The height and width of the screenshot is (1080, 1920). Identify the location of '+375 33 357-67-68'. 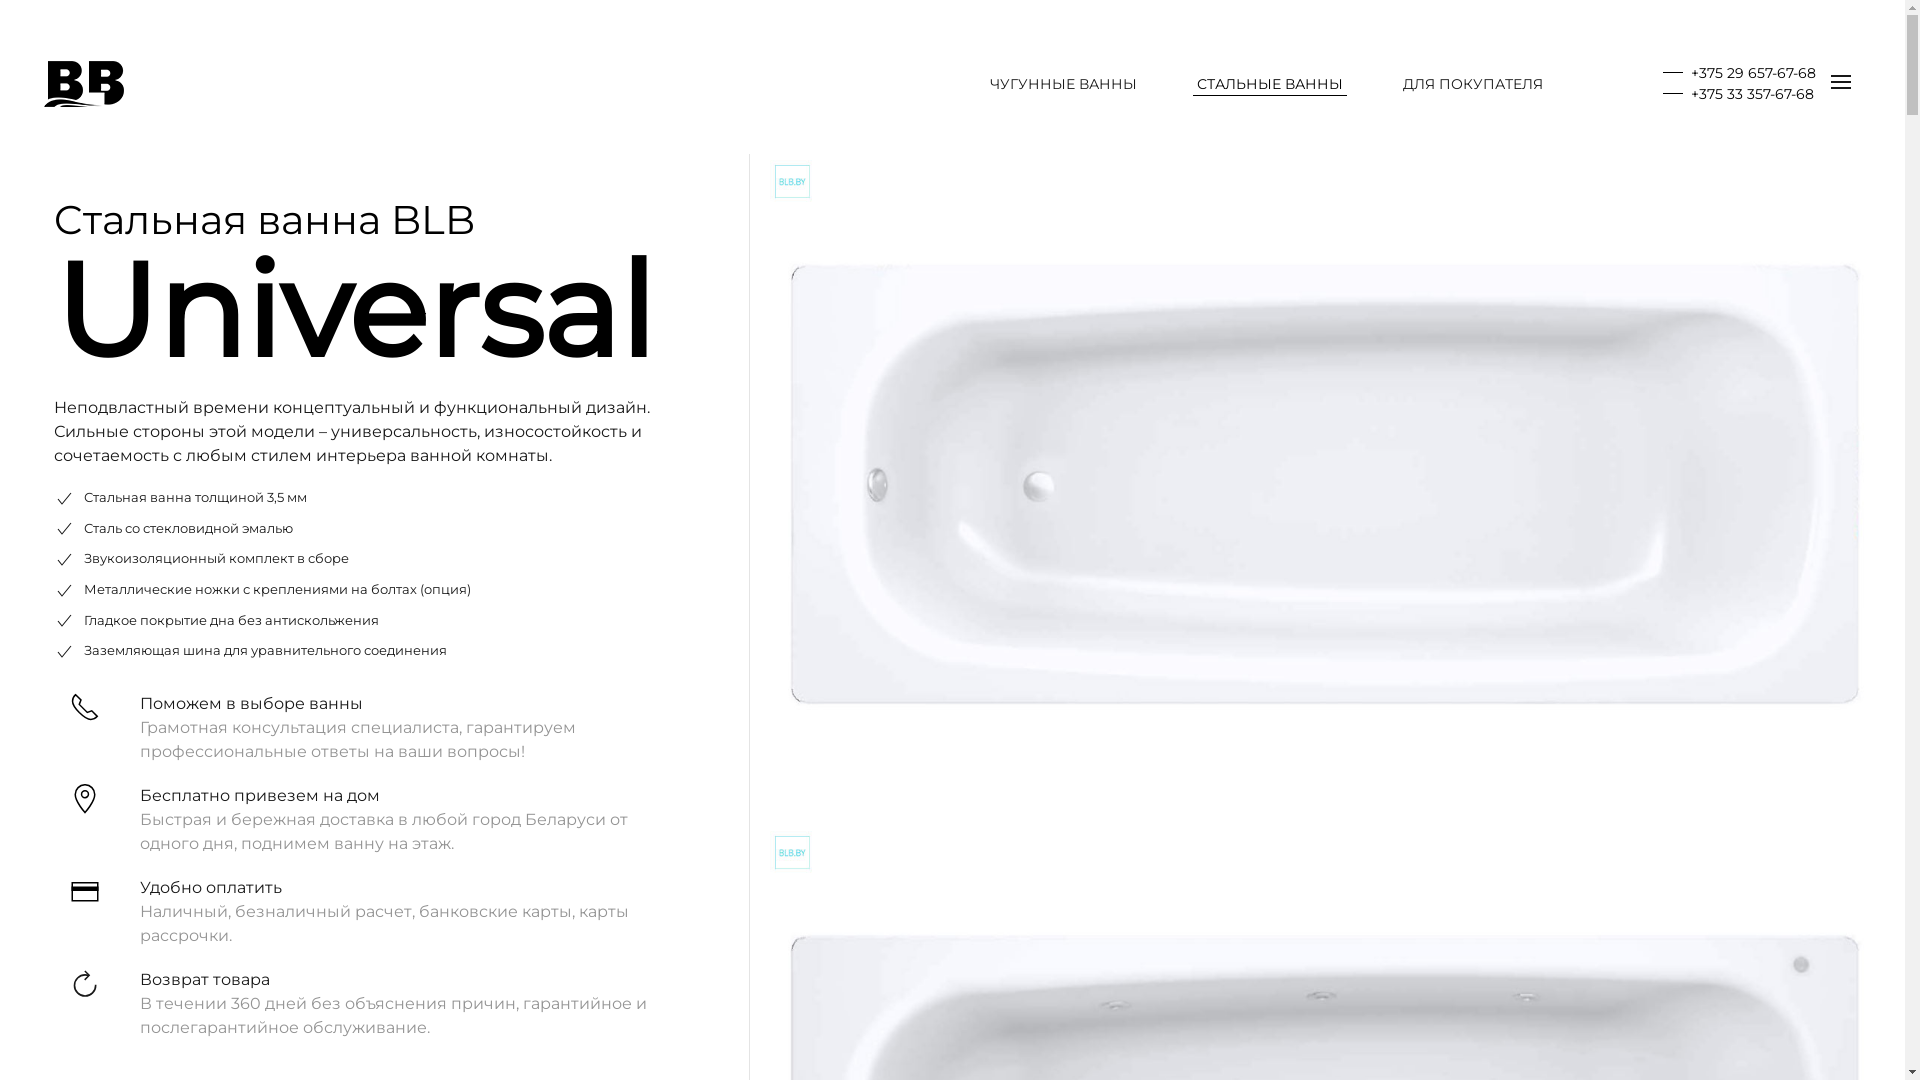
(1737, 93).